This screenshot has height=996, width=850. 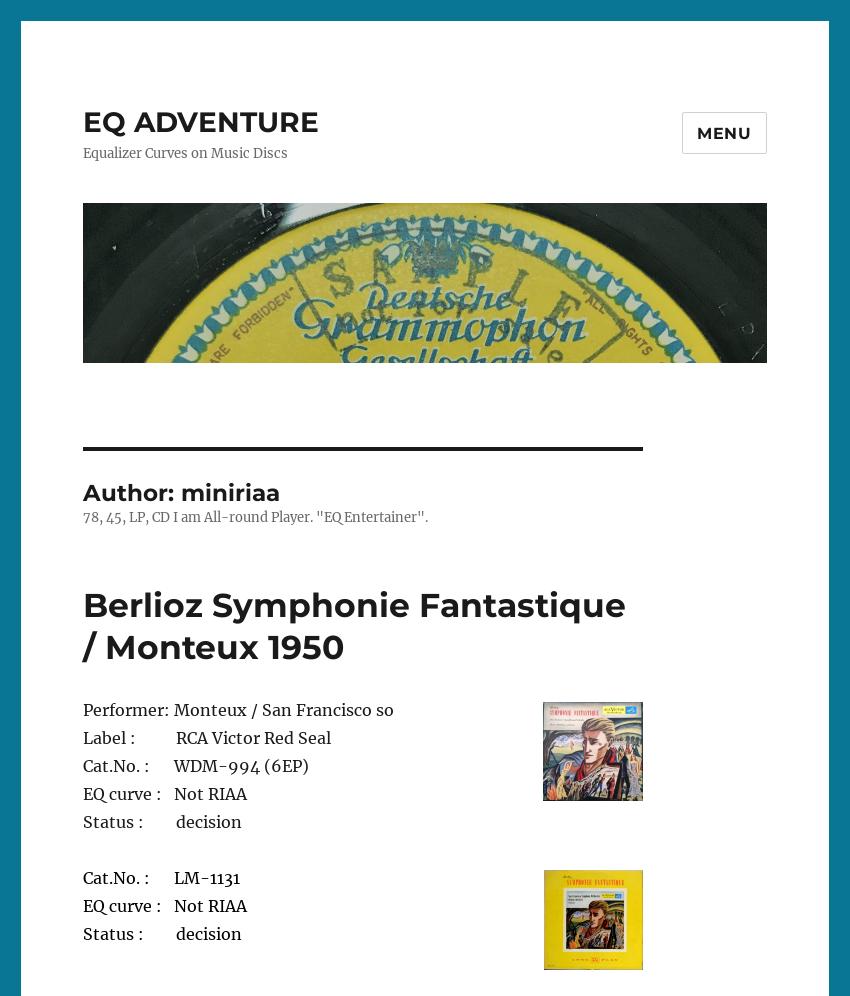 What do you see at coordinates (205, 736) in the screenshot?
I see `'Label :          RCA Victor Red Seal'` at bounding box center [205, 736].